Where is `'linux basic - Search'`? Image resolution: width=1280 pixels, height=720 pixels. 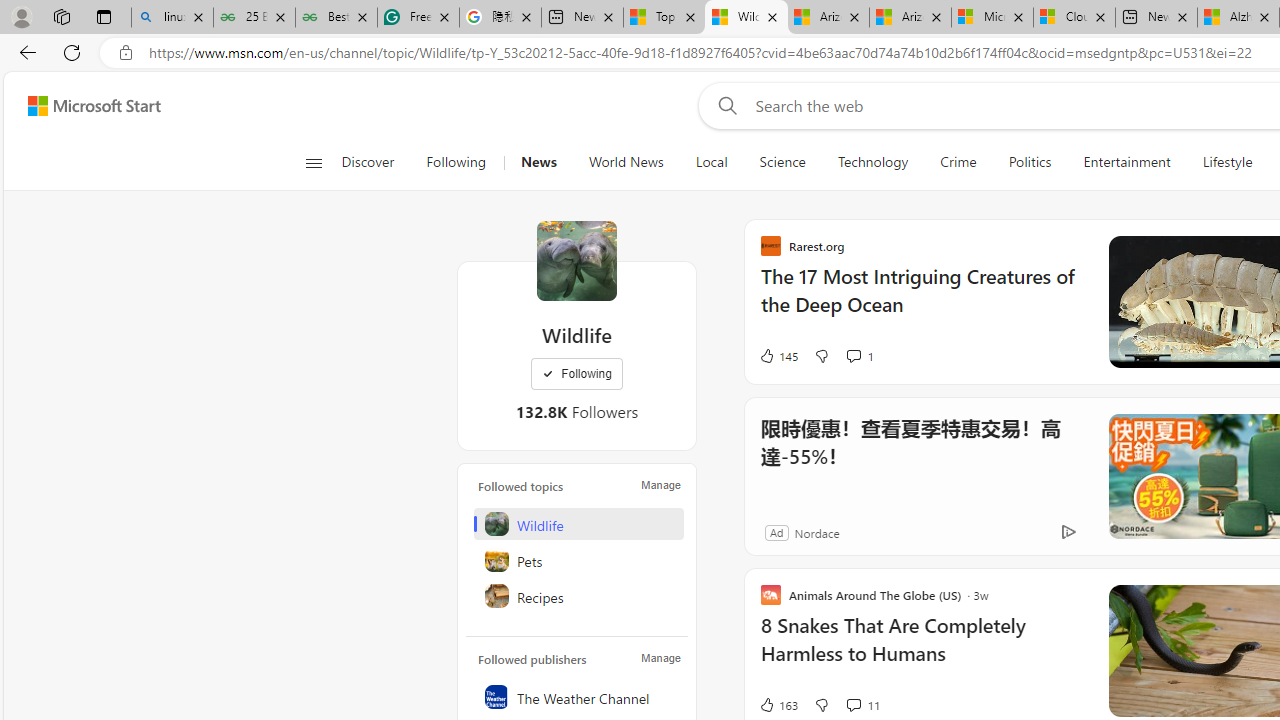
'linux basic - Search' is located at coordinates (172, 17).